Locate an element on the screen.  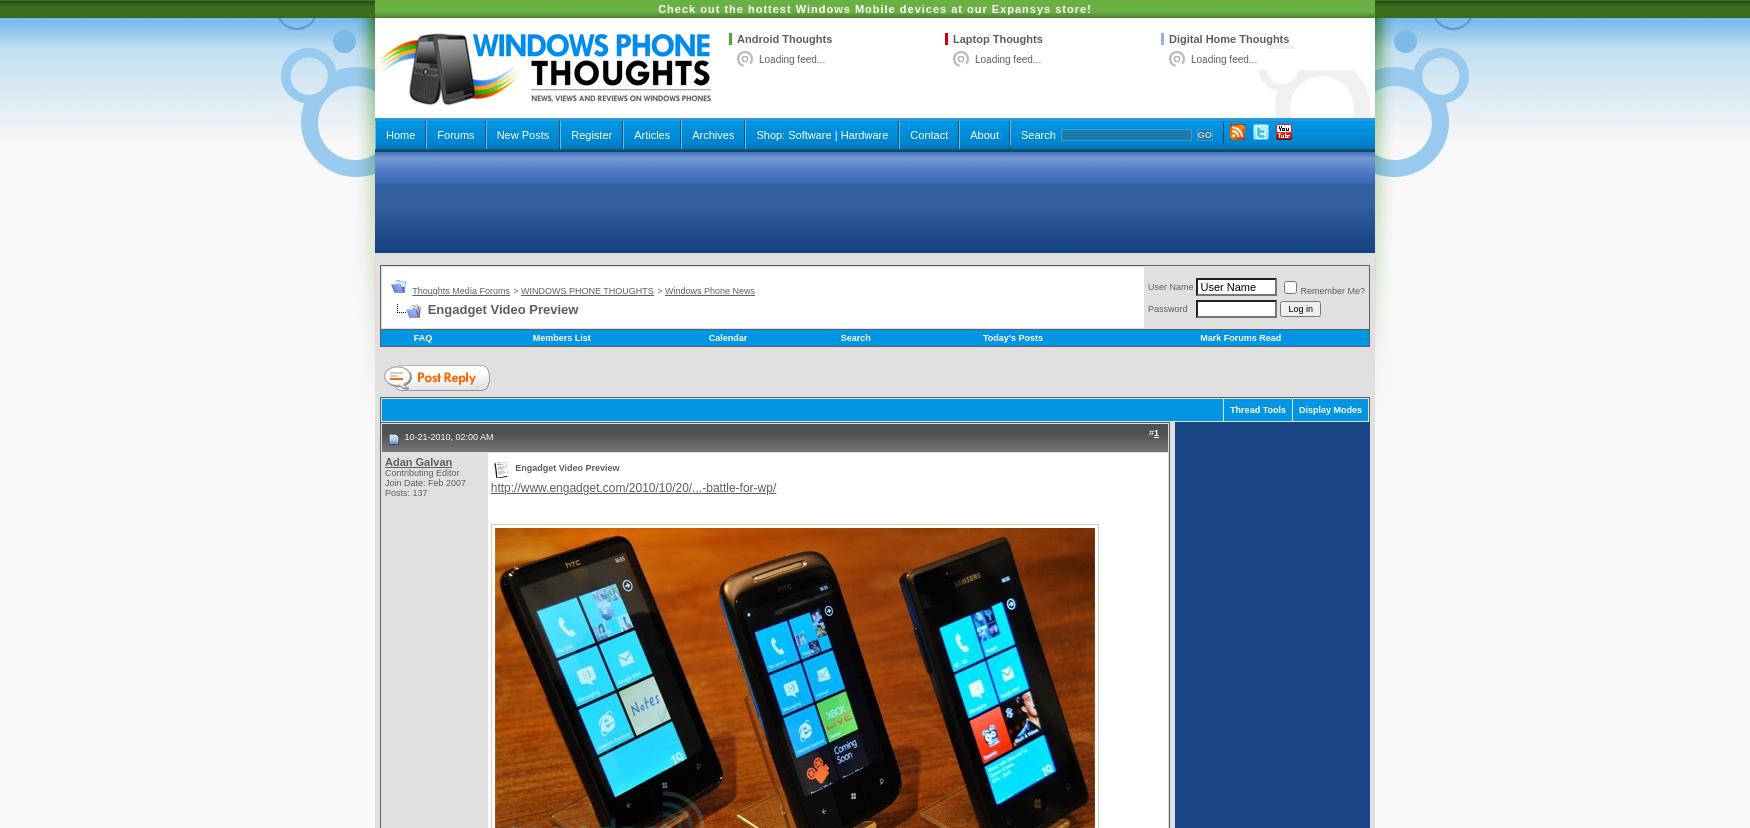
'Mark Forums Read' is located at coordinates (1240, 336).